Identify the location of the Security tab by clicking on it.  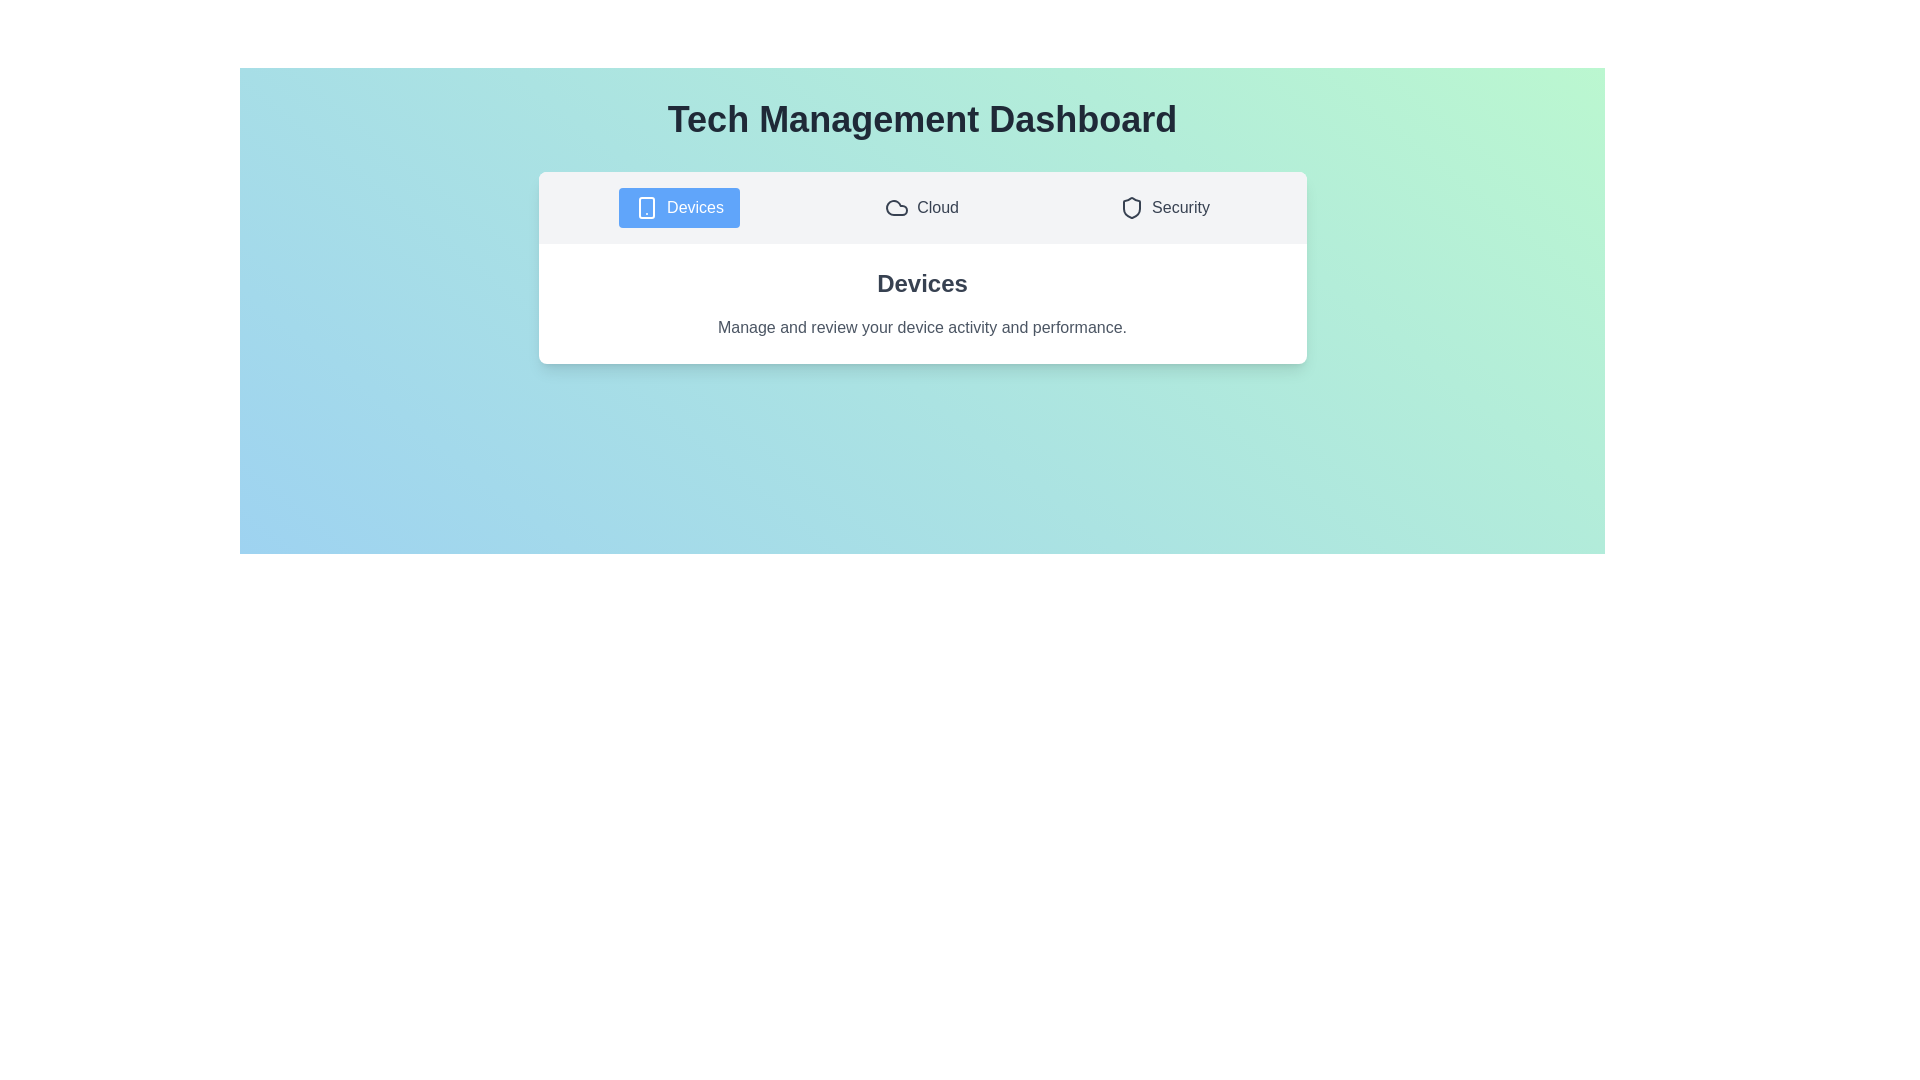
(1165, 208).